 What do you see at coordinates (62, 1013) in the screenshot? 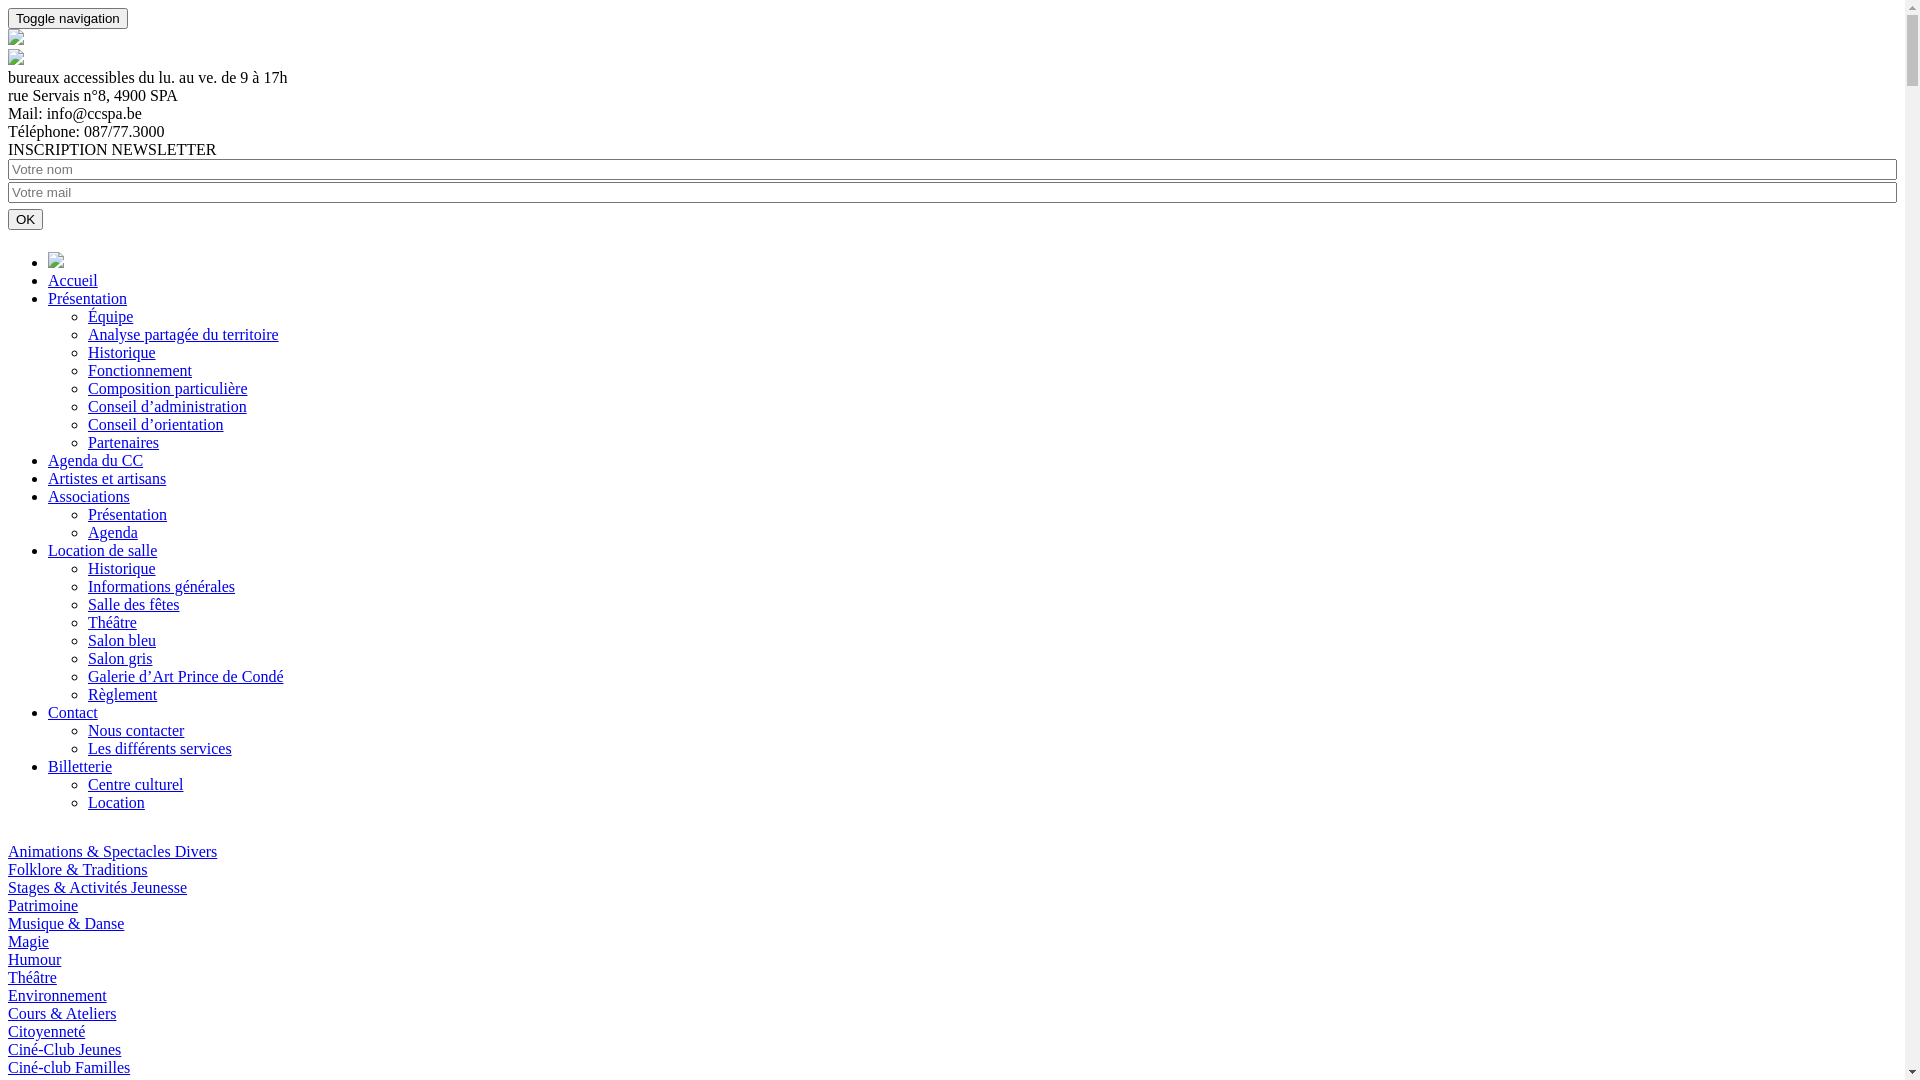
I see `'Cours & Ateliers'` at bounding box center [62, 1013].